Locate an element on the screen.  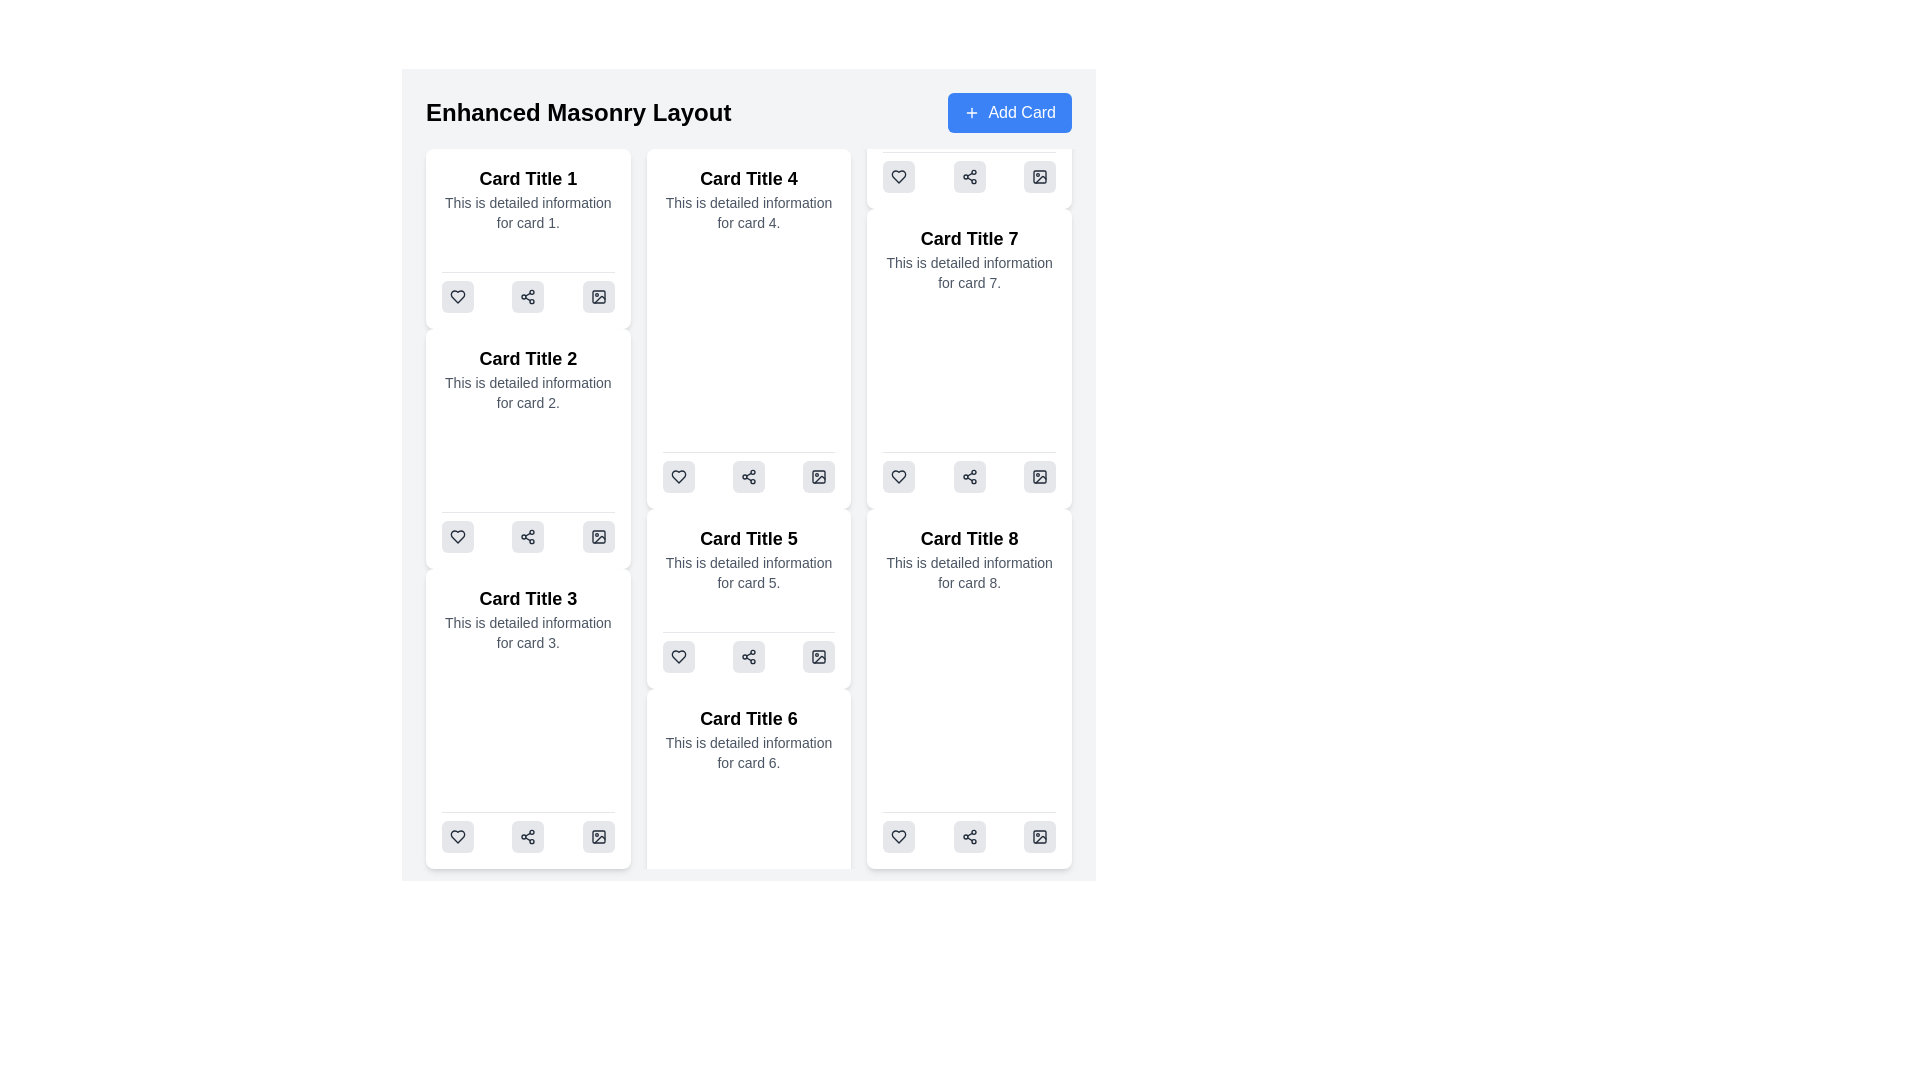
the small, rectangular shape with rounded corners located within the SVG icon in the bottom-right corner of the card labeled 'Card Title 8' is located at coordinates (1040, 477).